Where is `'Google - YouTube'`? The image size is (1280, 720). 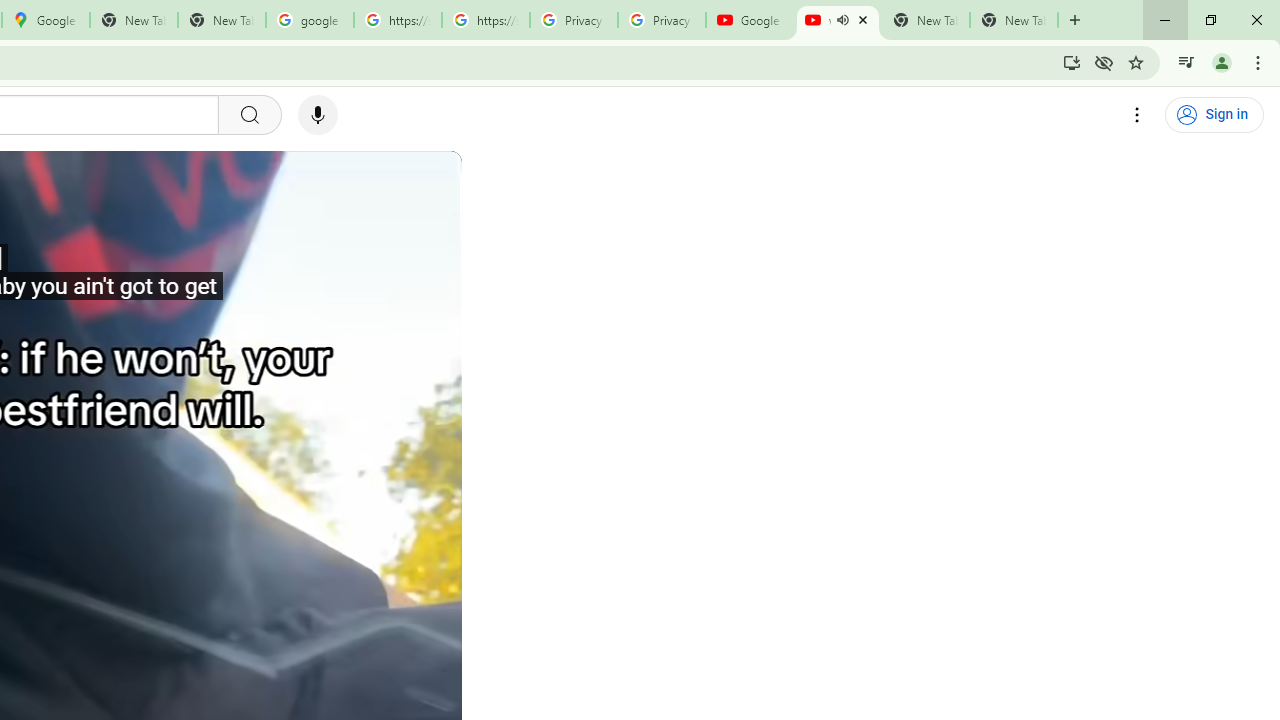 'Google - YouTube' is located at coordinates (749, 20).